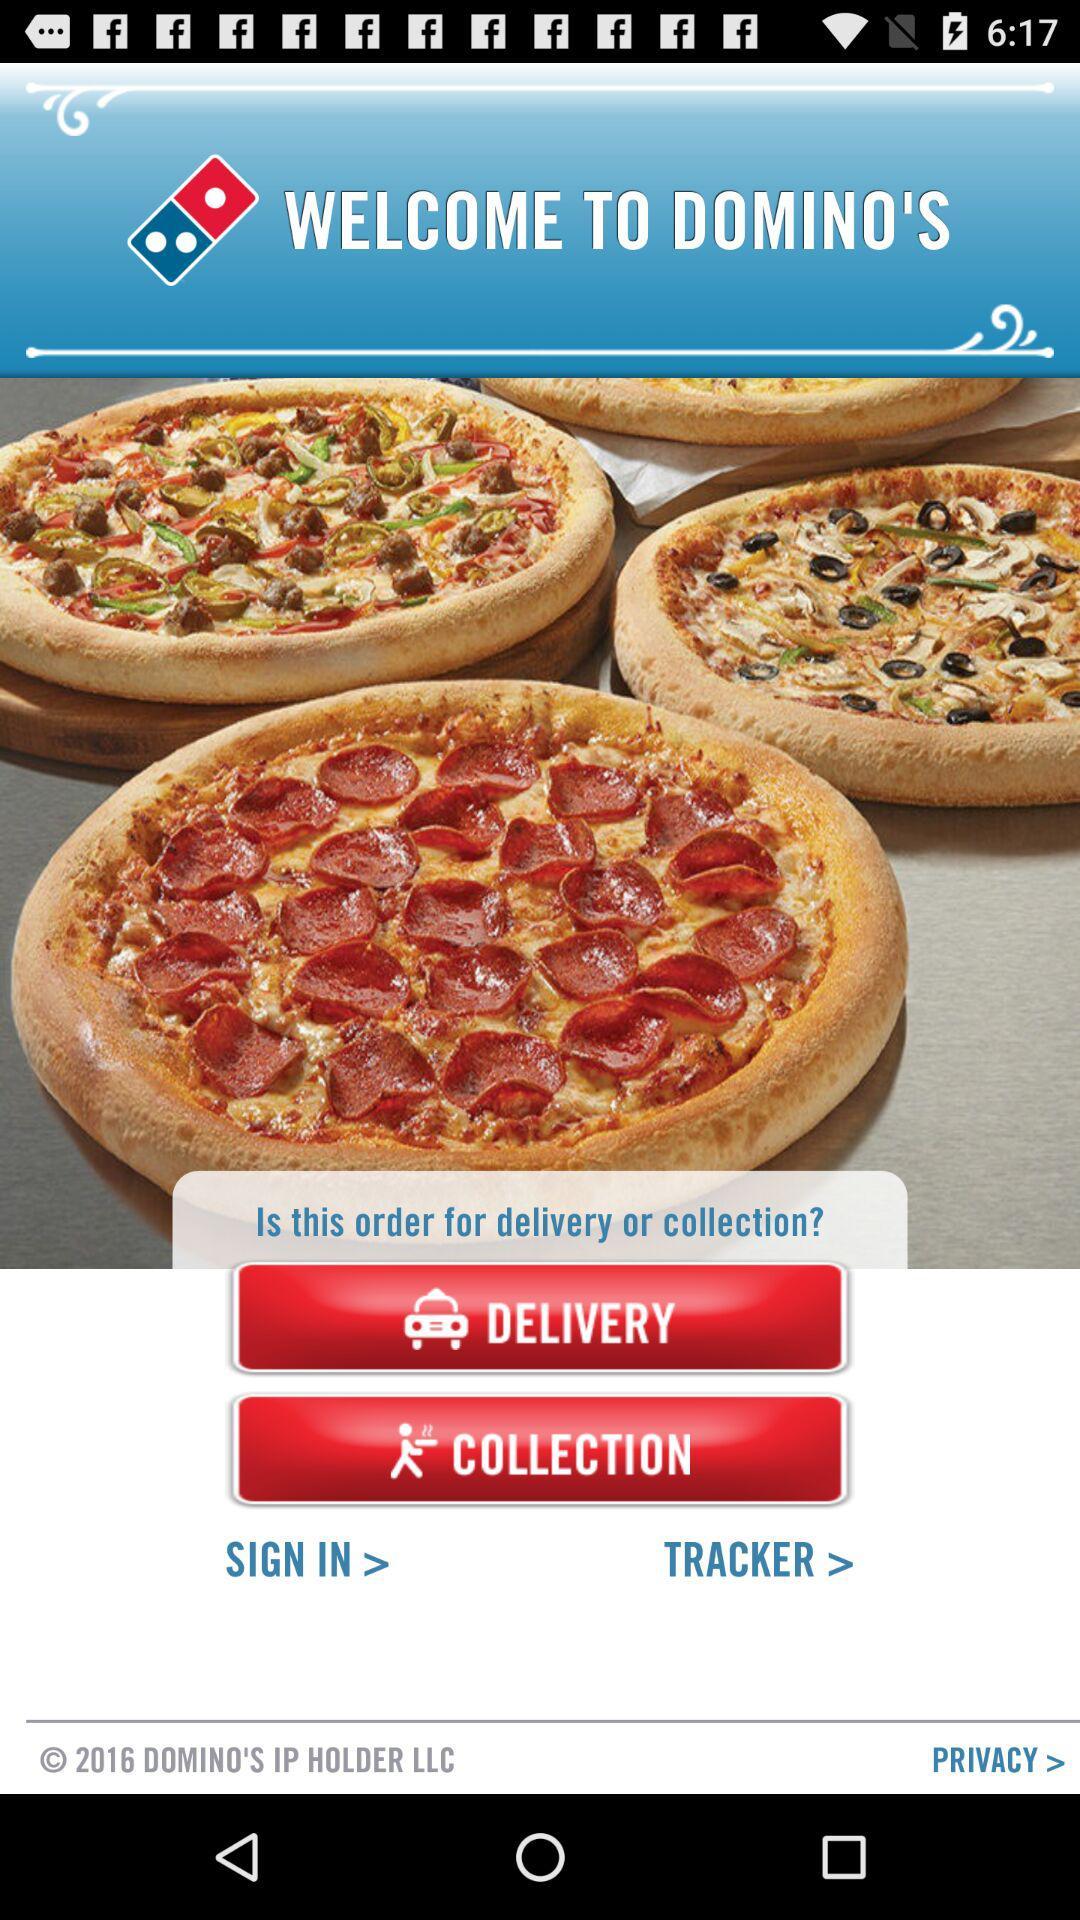 The height and width of the screenshot is (1920, 1080). Describe the element at coordinates (540, 1318) in the screenshot. I see `delivery` at that location.